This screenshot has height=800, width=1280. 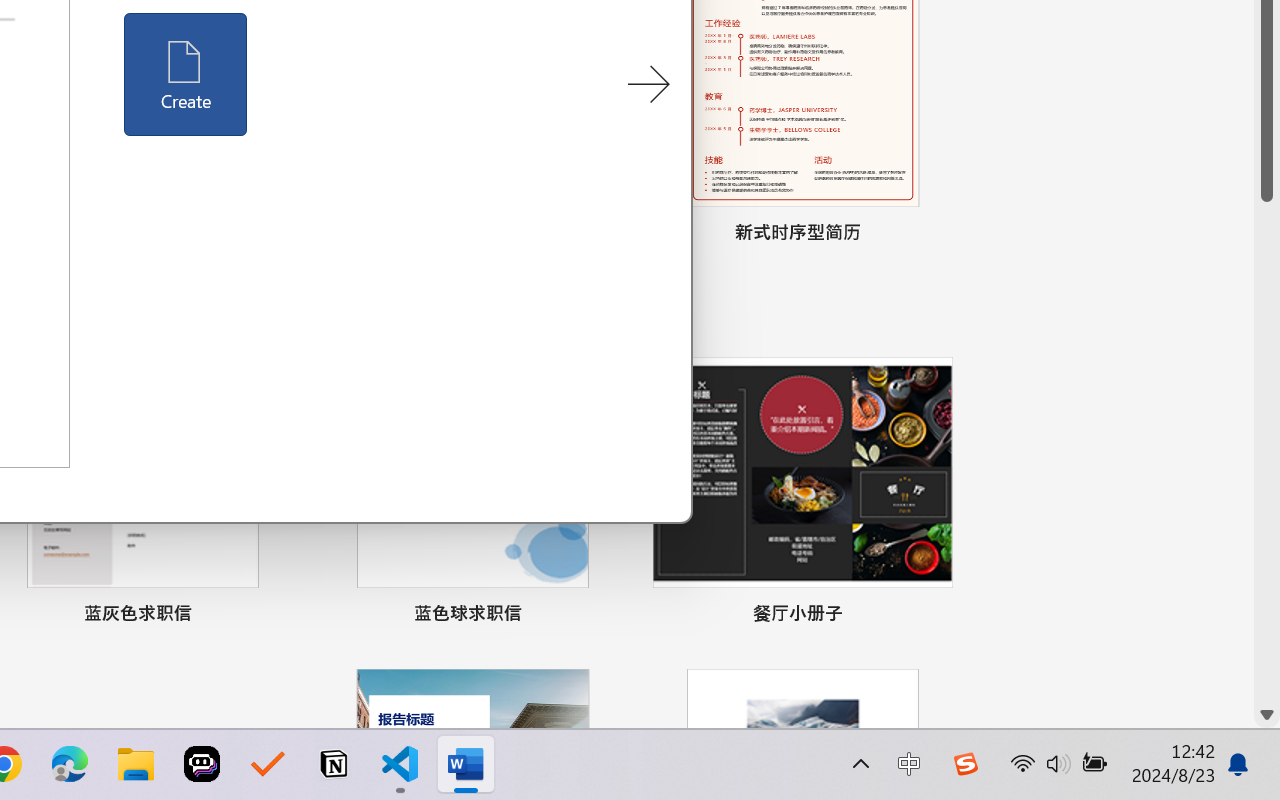 I want to click on 'Line down', so click(x=1266, y=714).